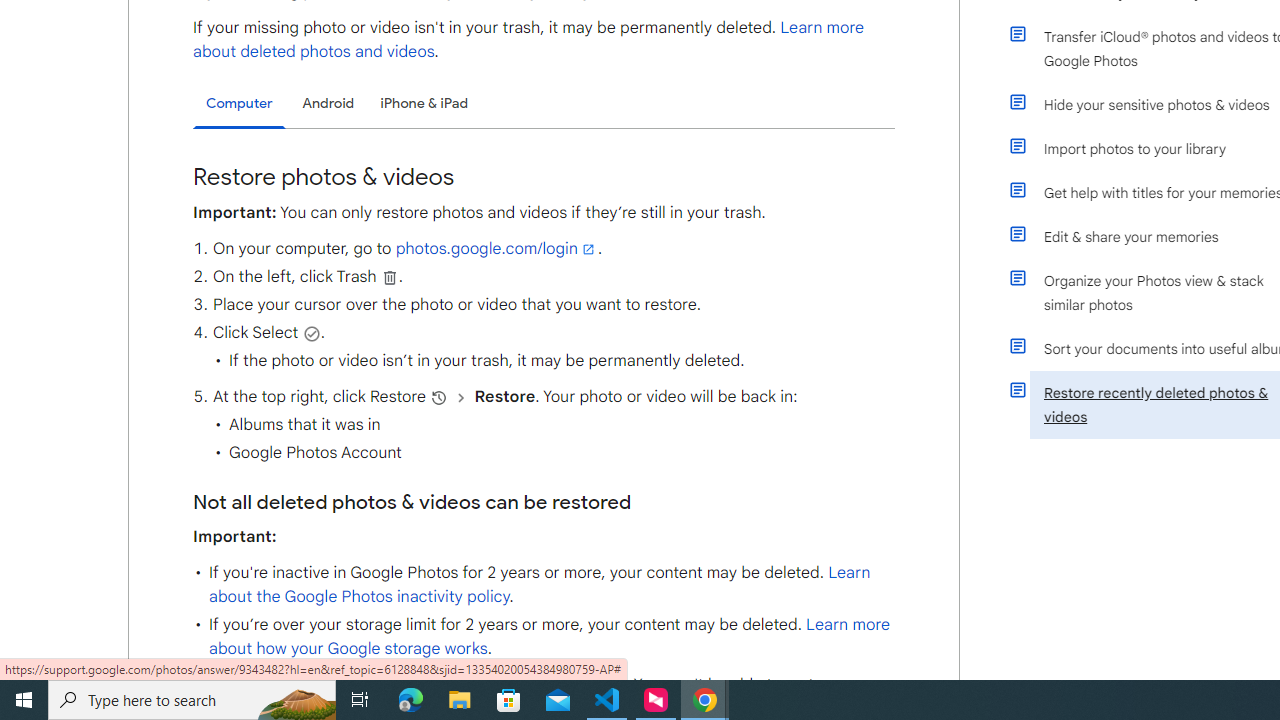  Describe the element at coordinates (460, 397) in the screenshot. I see `'and then'` at that location.